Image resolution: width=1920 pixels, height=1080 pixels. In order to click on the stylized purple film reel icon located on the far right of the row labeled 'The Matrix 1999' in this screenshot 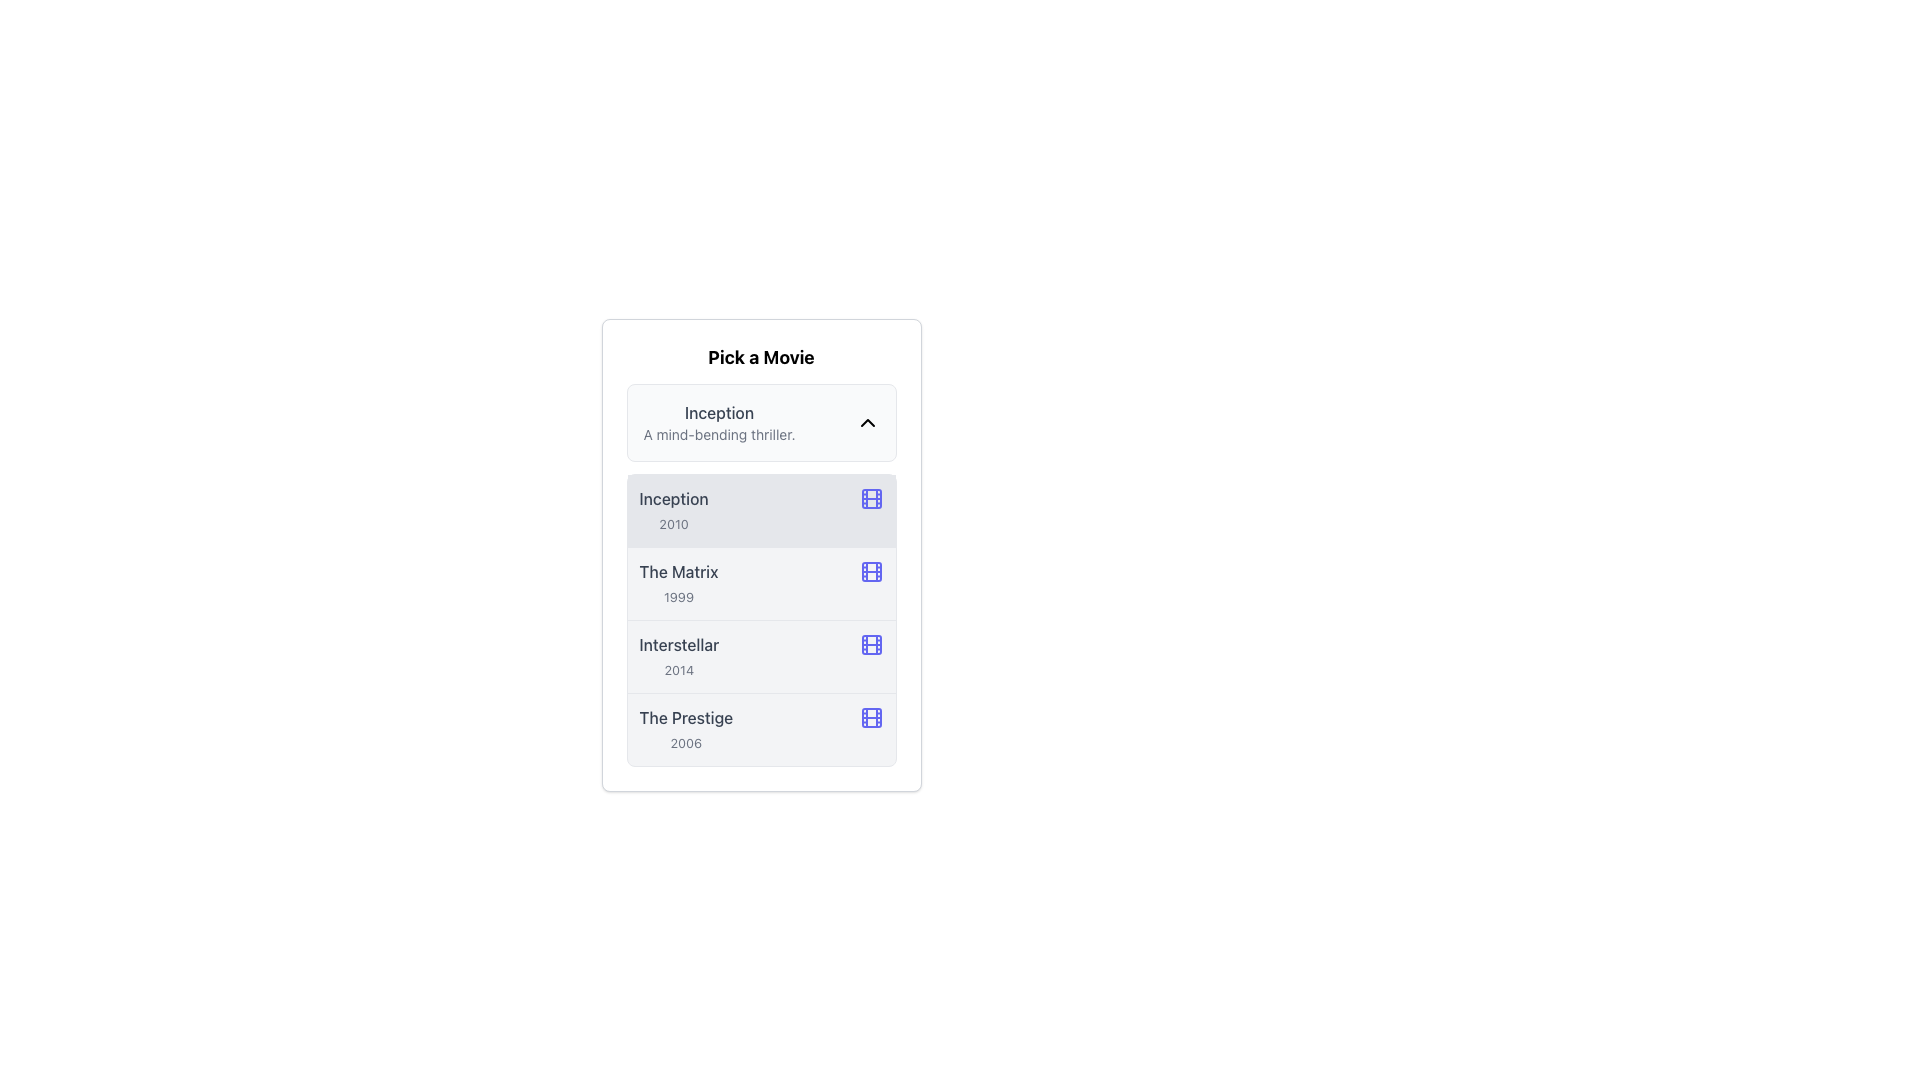, I will do `click(871, 571)`.